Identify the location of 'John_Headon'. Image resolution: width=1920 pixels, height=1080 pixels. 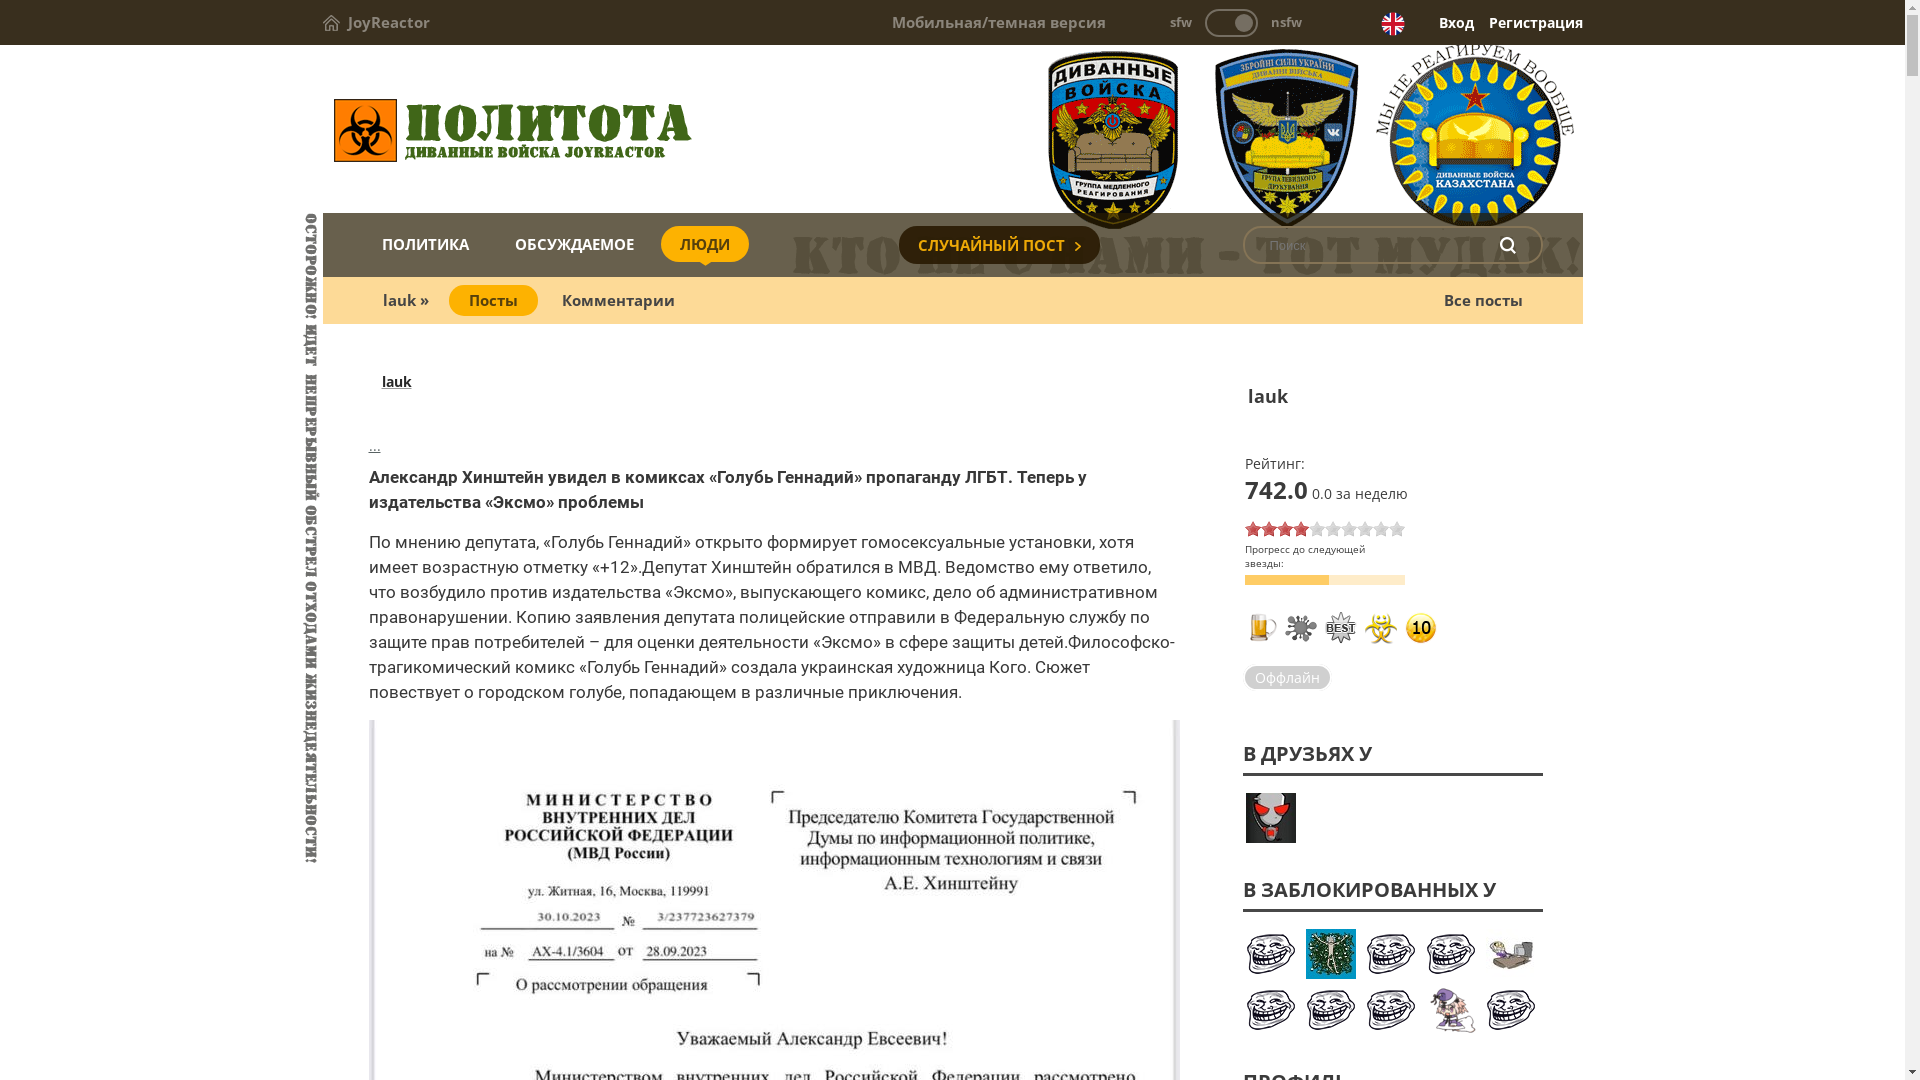
(1270, 817).